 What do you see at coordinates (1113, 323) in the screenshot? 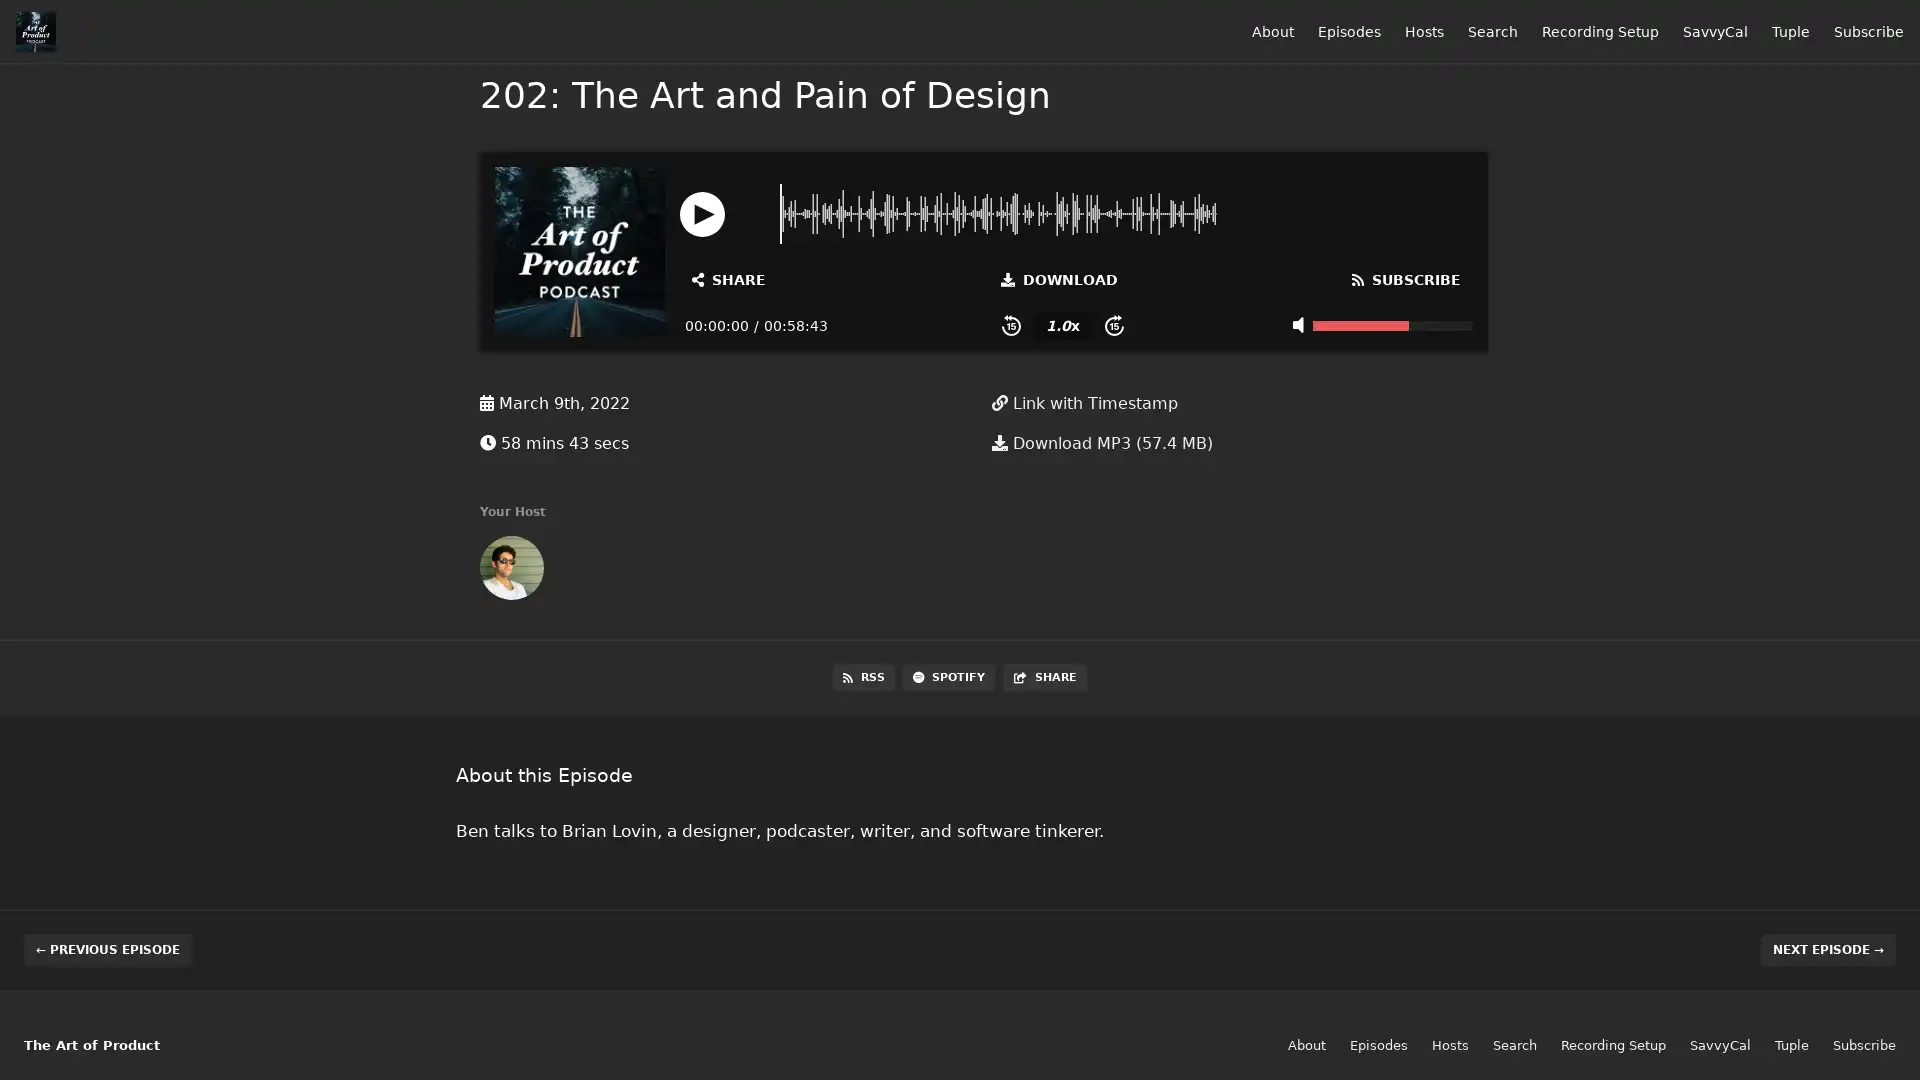
I see `Skip Forward 15 Seconds` at bounding box center [1113, 323].